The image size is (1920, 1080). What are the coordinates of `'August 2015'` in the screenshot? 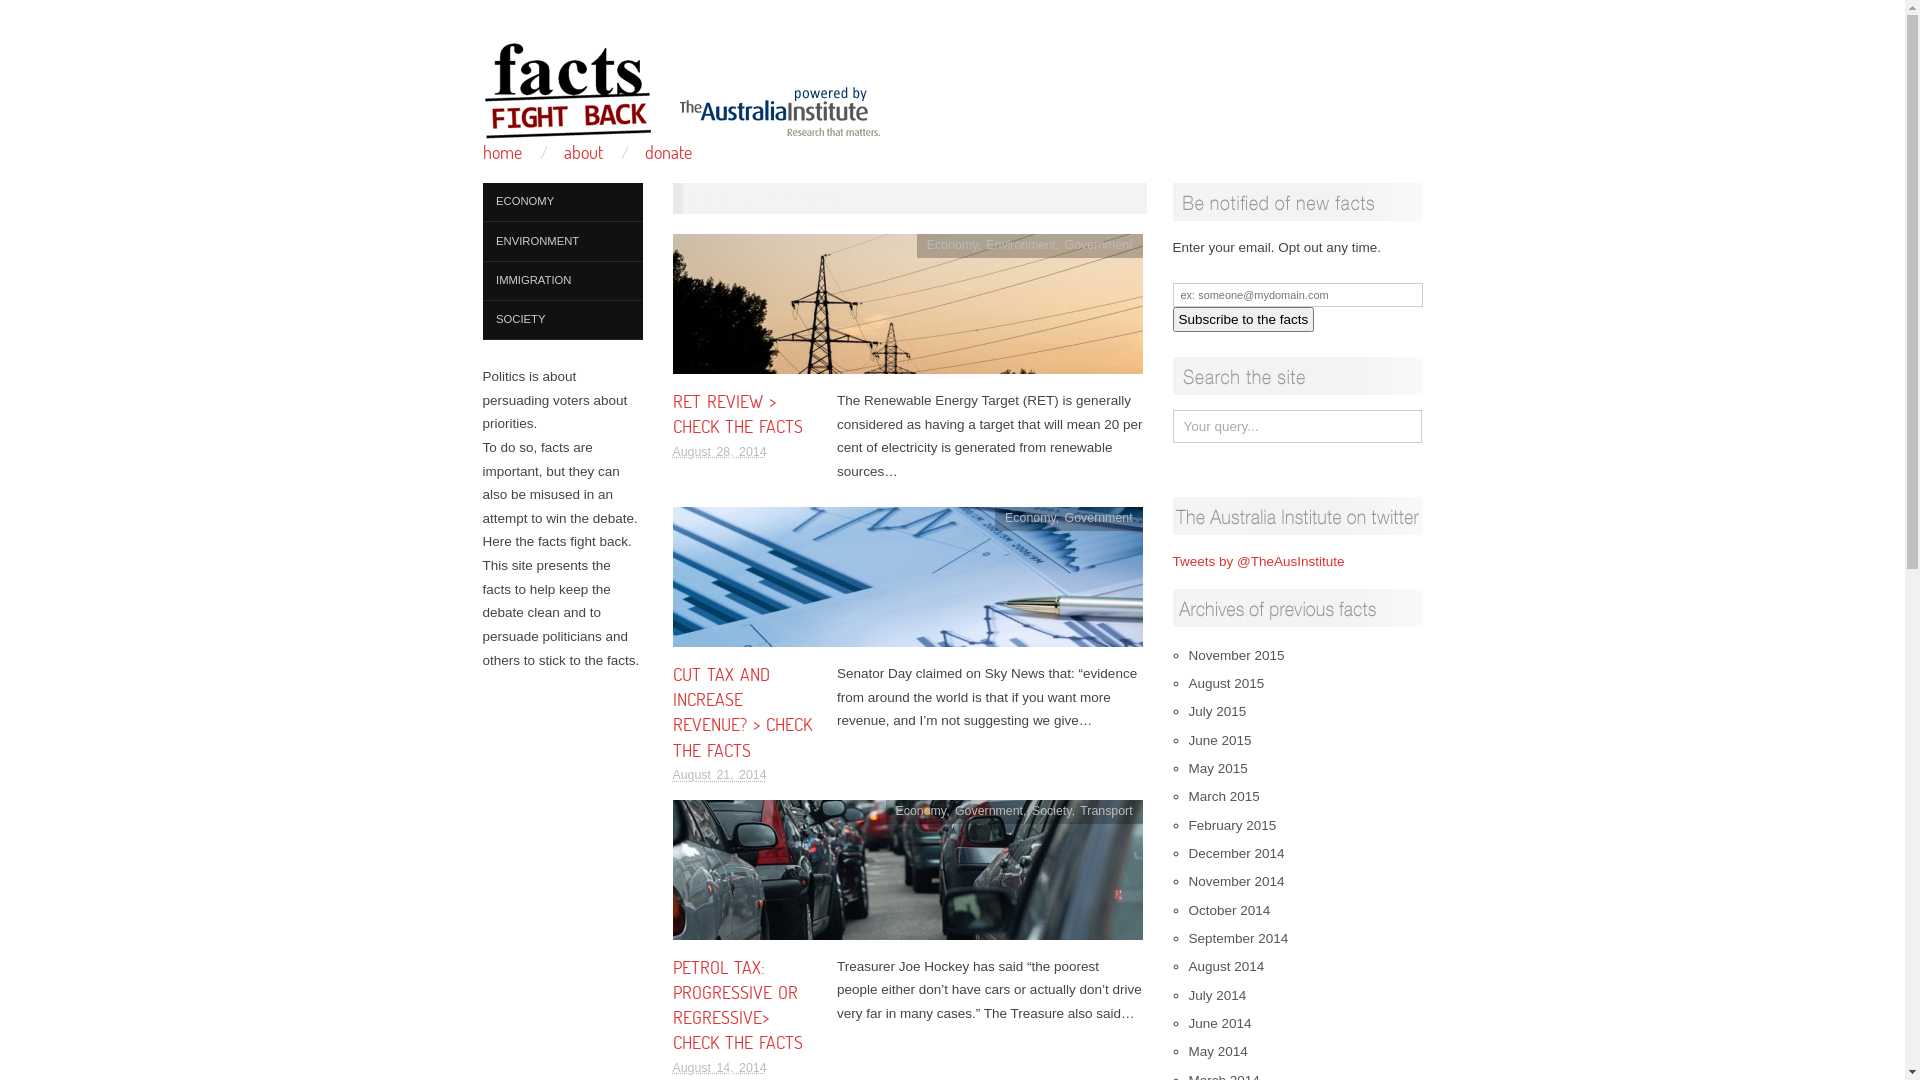 It's located at (1188, 682).